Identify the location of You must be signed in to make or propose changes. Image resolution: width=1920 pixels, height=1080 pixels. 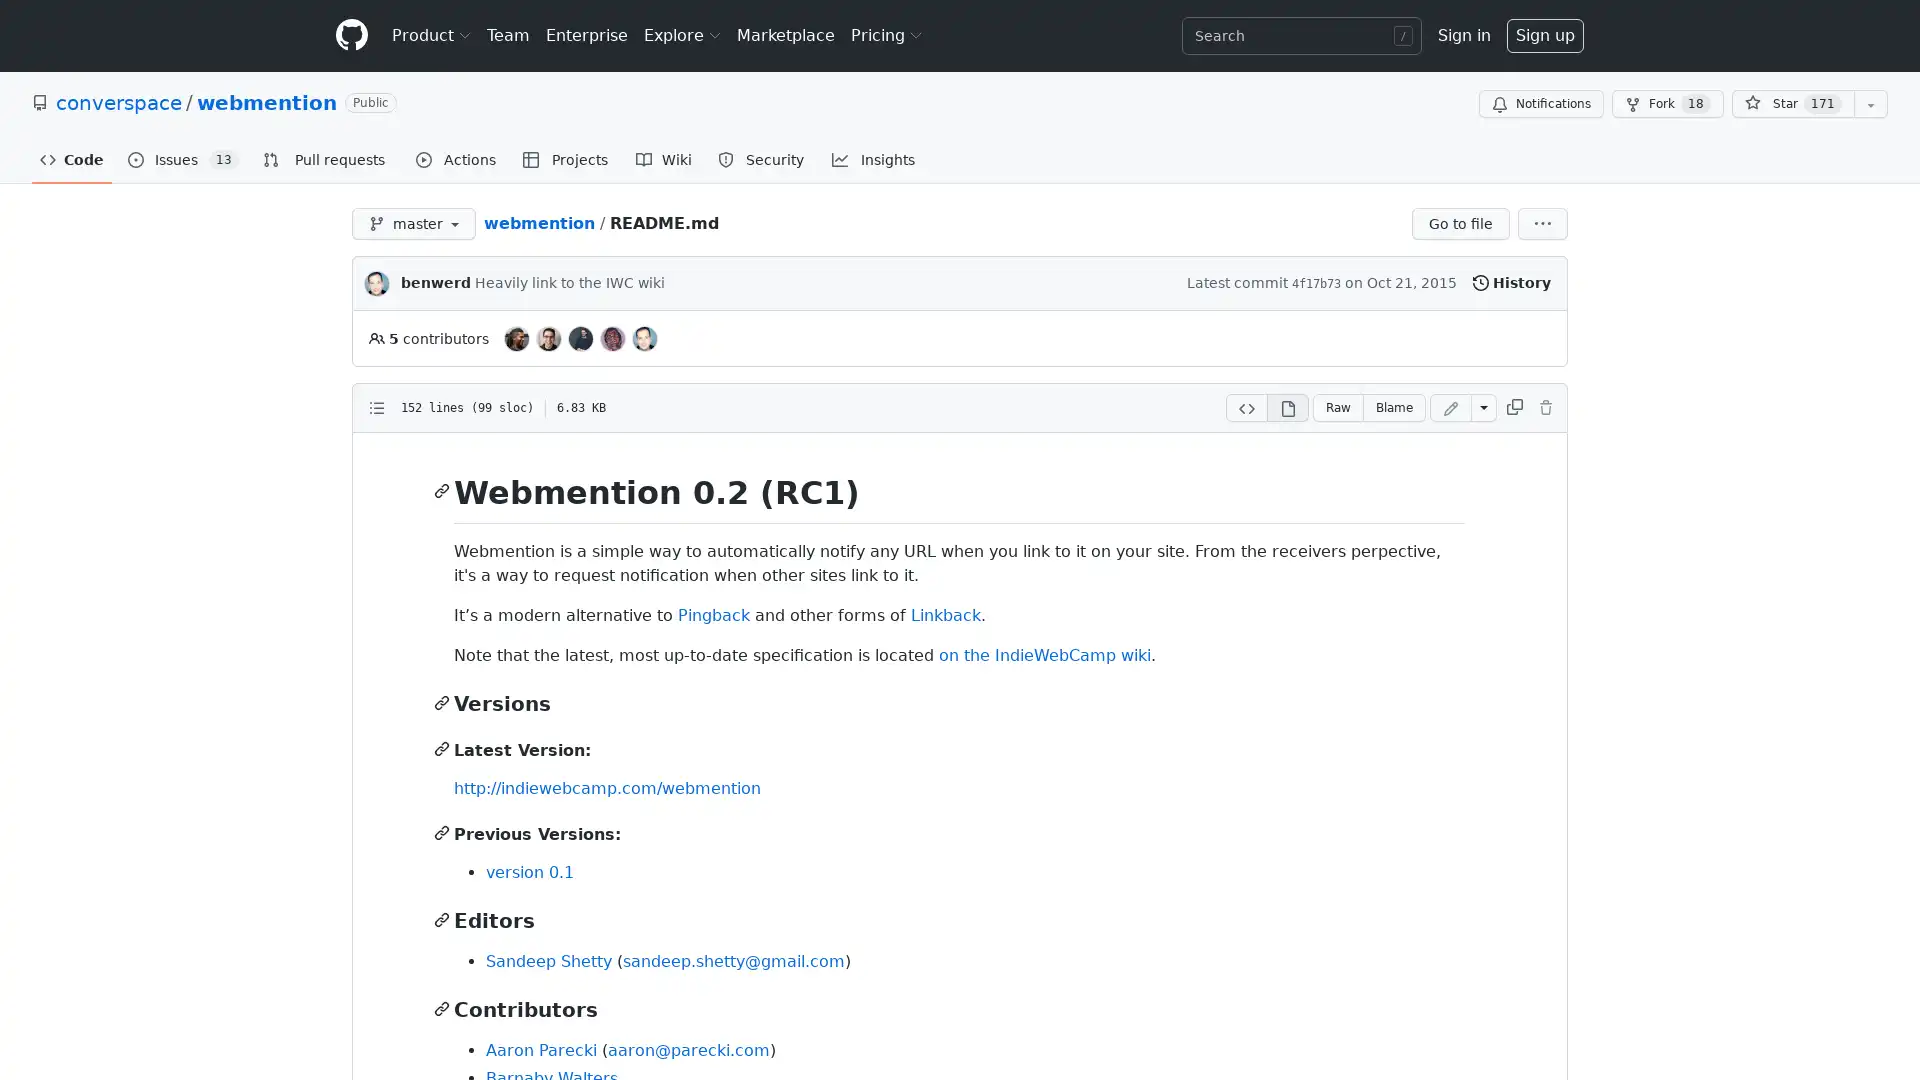
(1544, 407).